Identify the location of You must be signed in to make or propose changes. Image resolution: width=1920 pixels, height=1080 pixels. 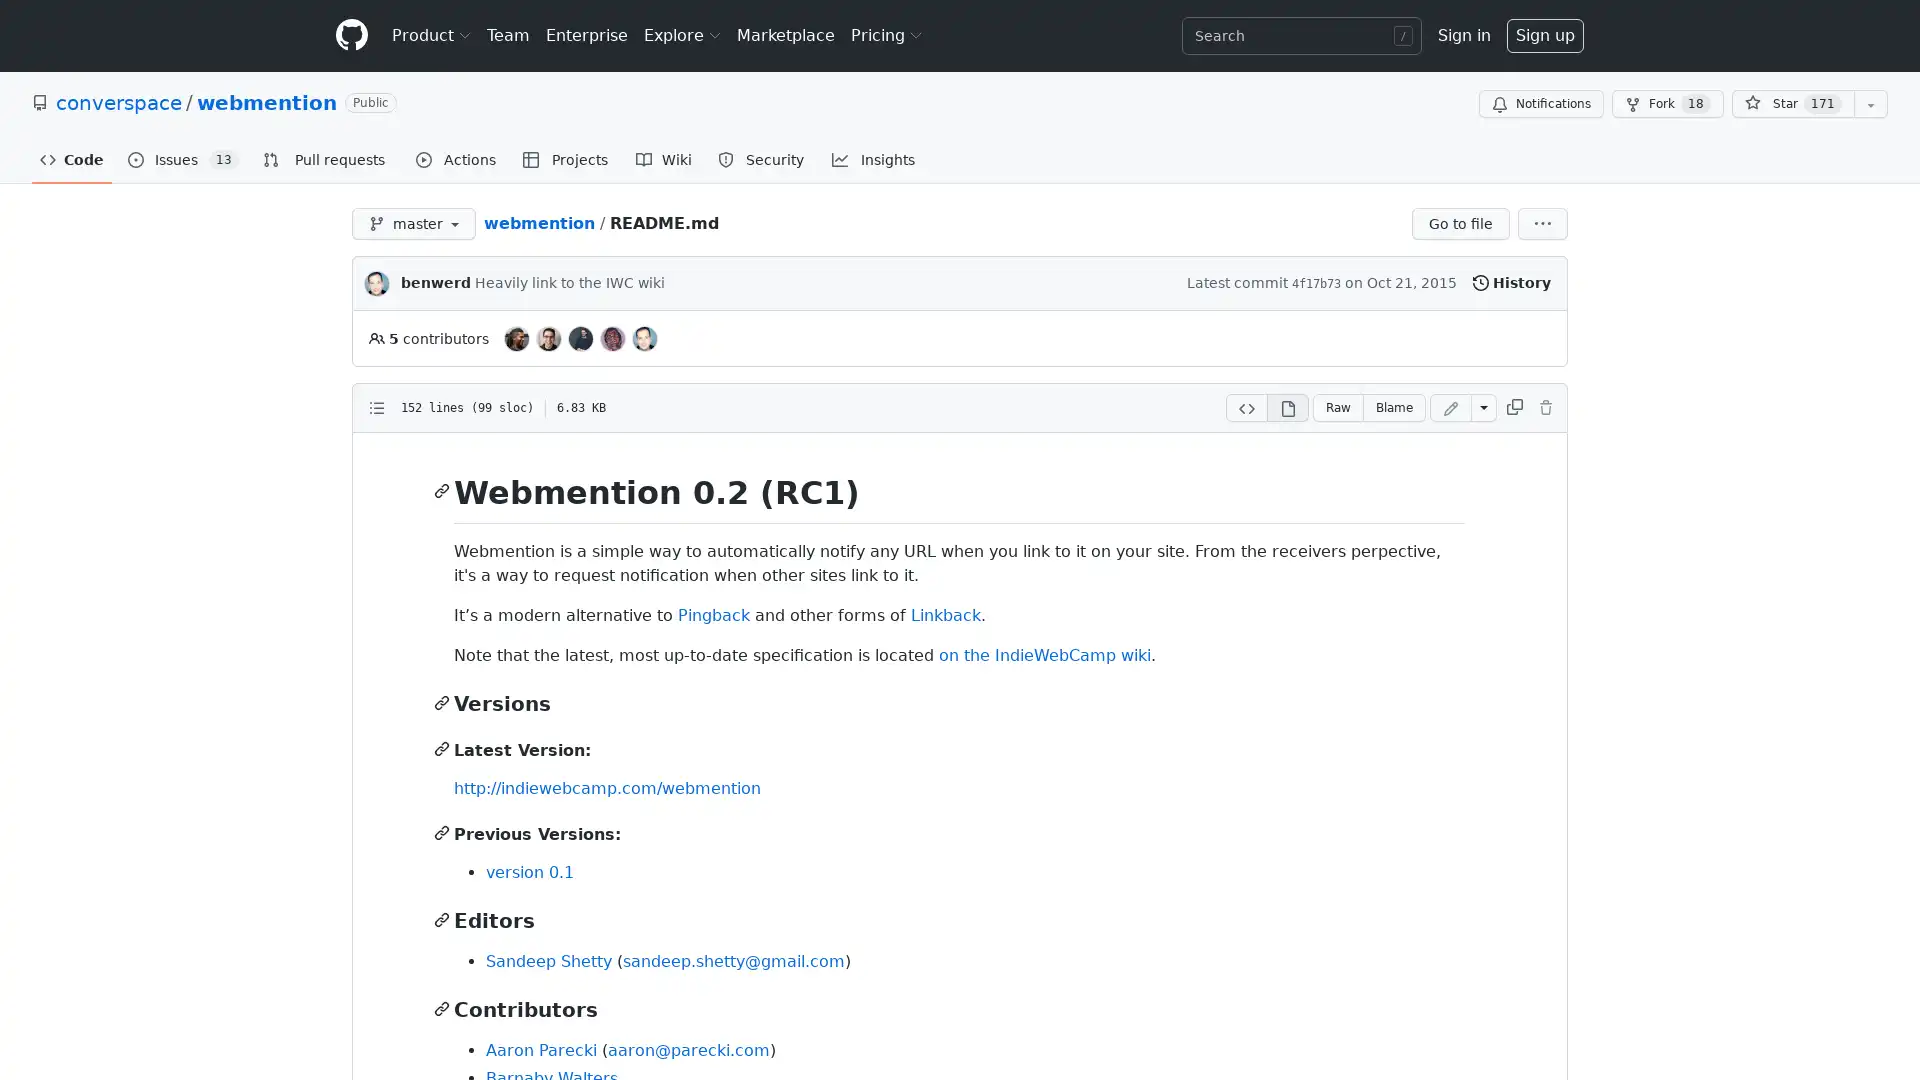
(1544, 407).